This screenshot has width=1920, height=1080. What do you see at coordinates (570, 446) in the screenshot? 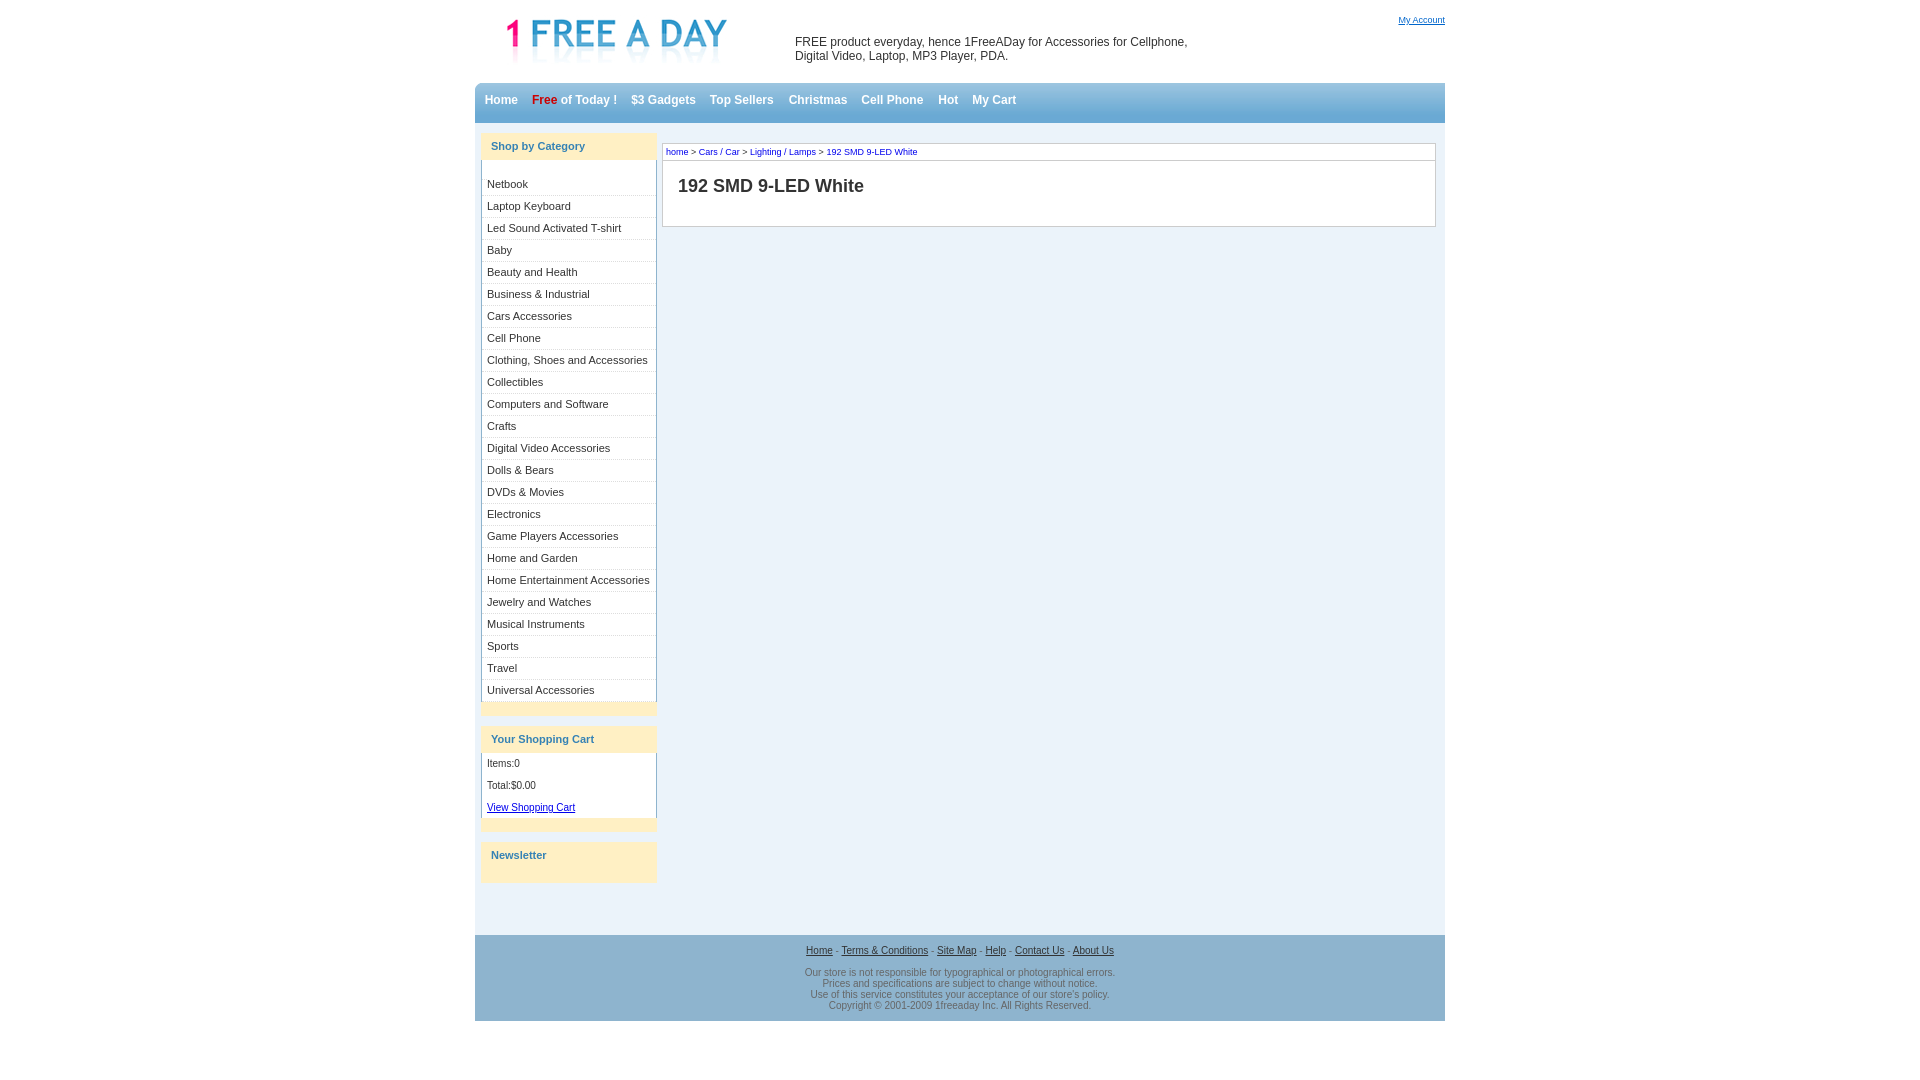
I see `'Digital Video Accessories'` at bounding box center [570, 446].